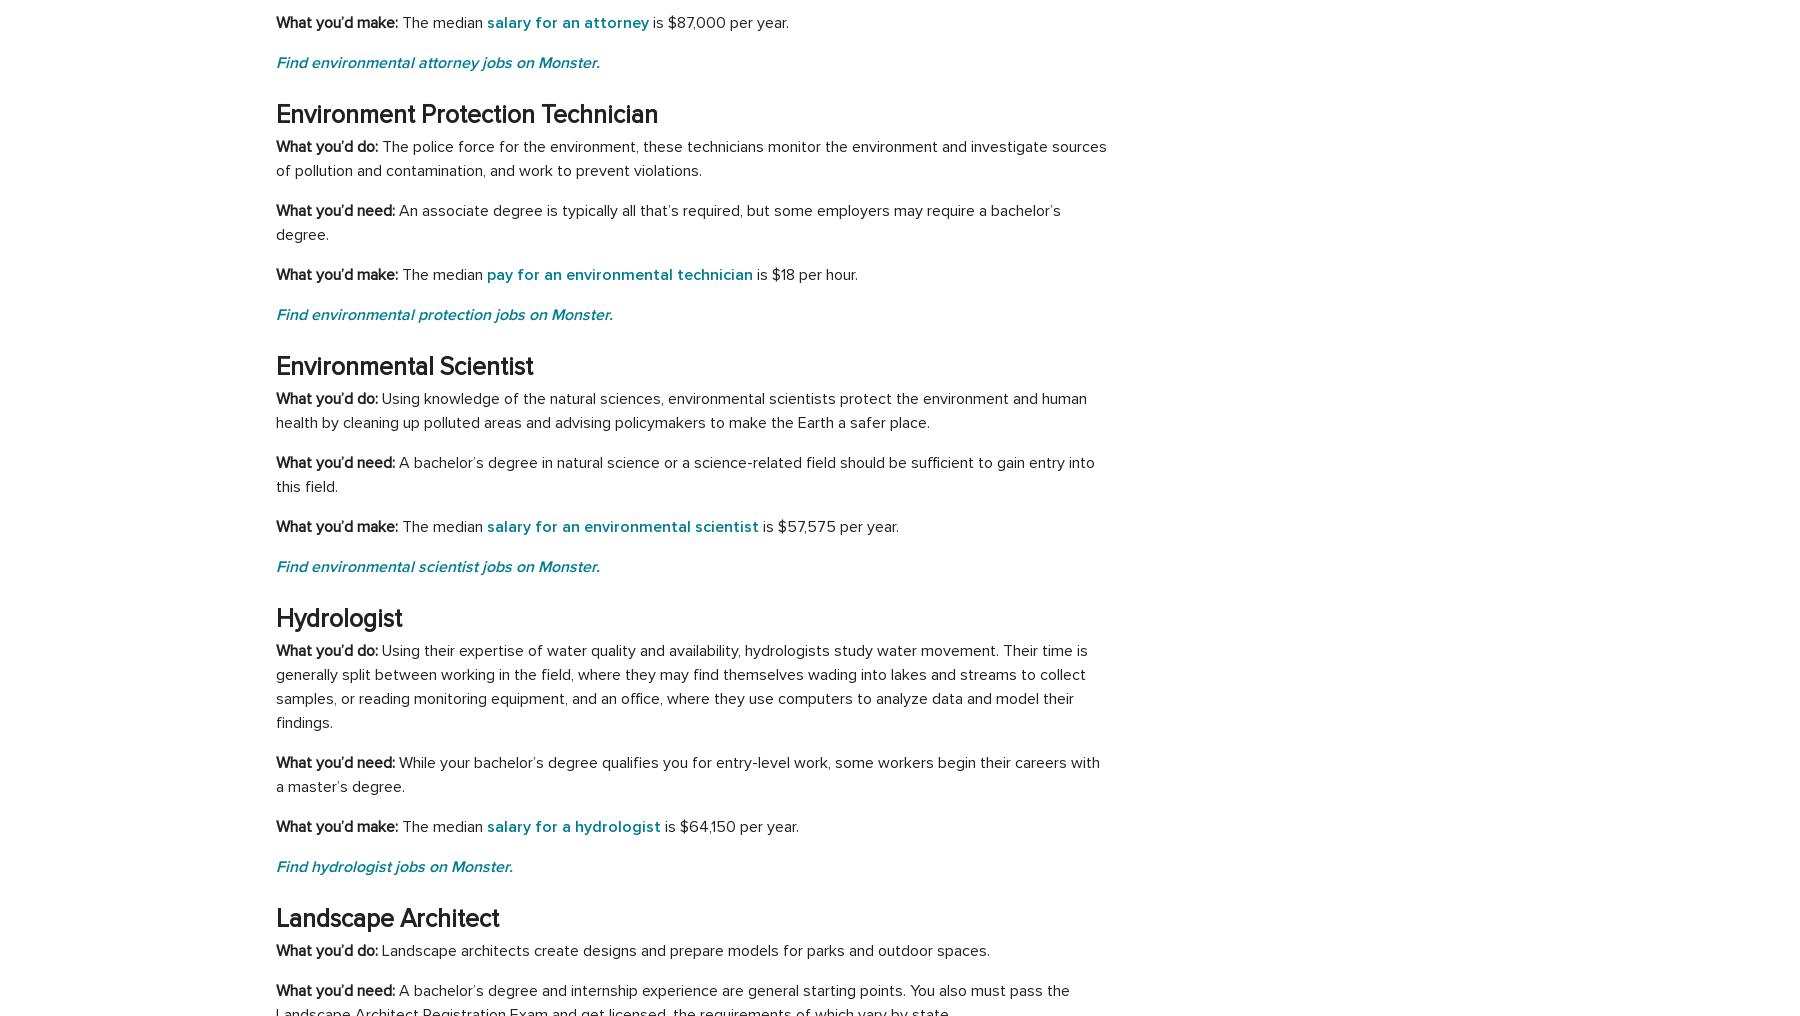  I want to click on 'Find hydrologist jobs on Monster.', so click(394, 866).